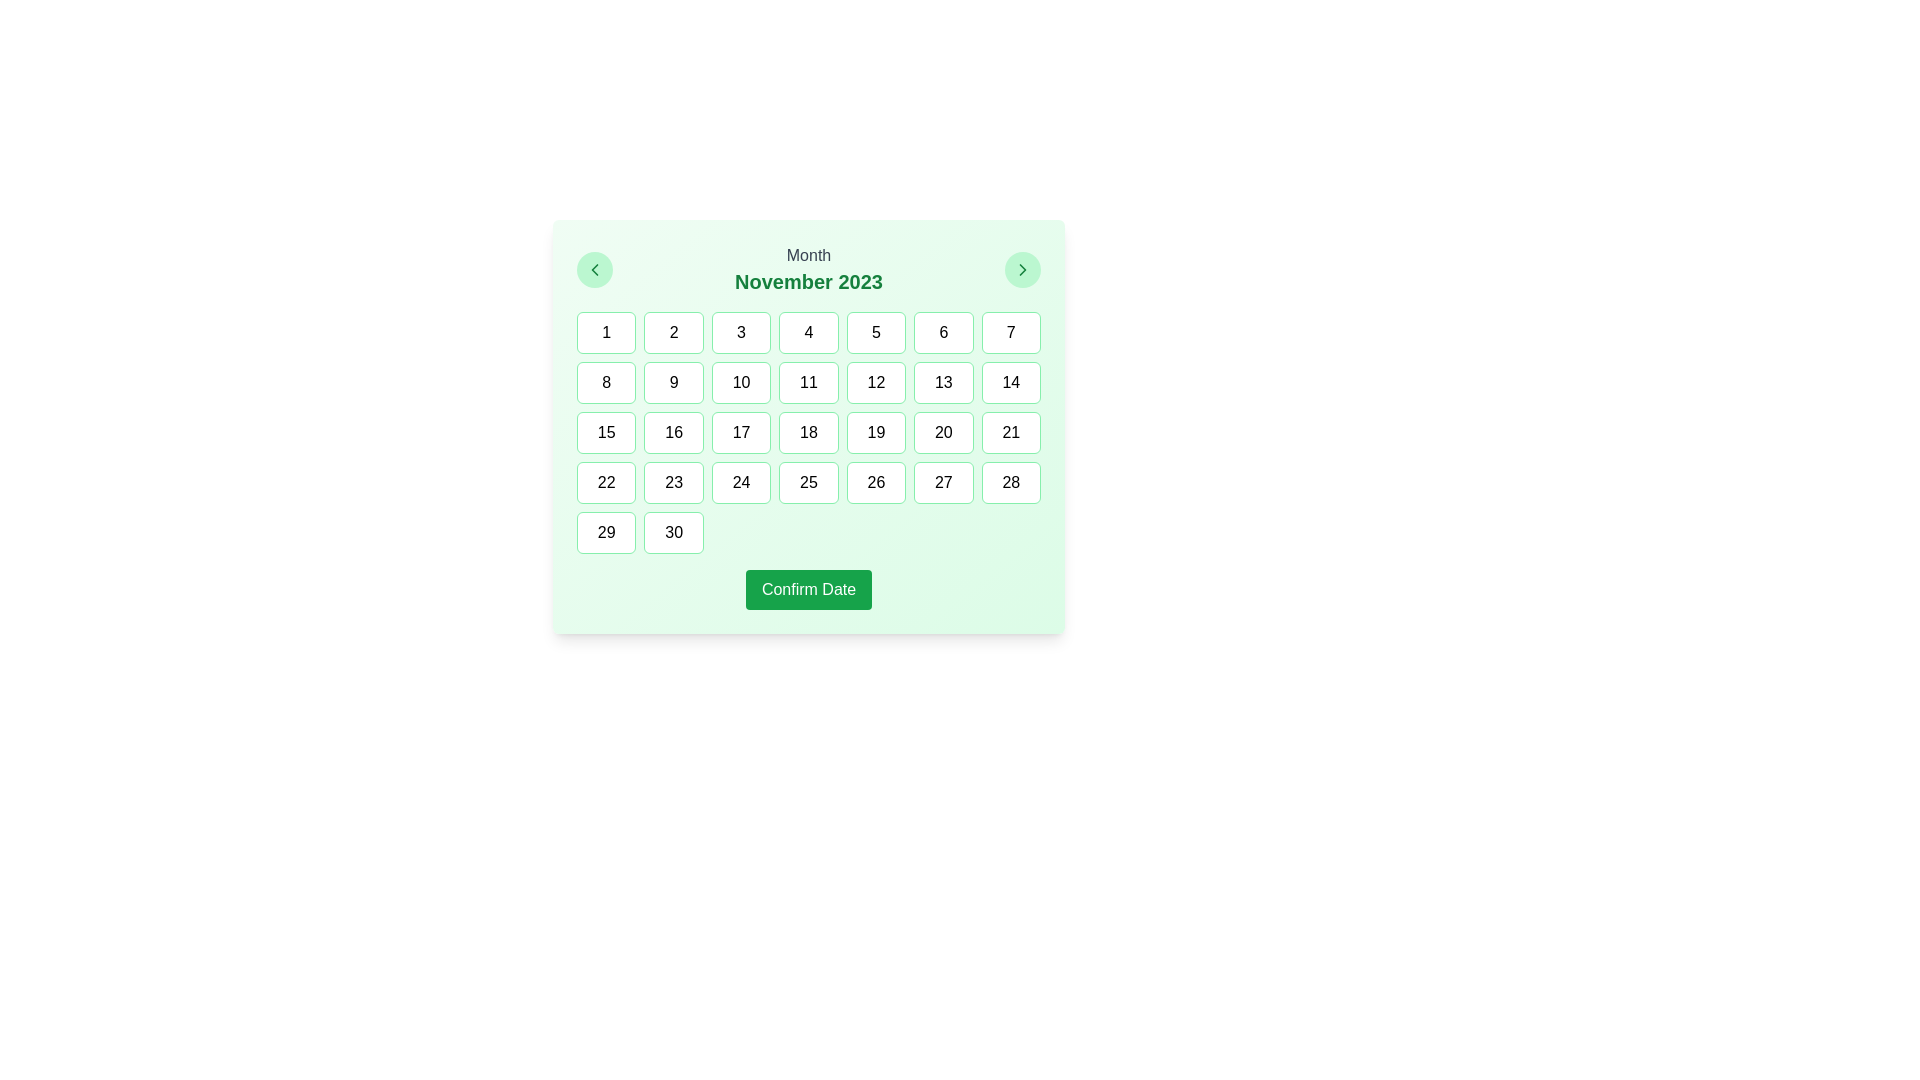  I want to click on the button labeled '12' which is a rectangular UI component with rounded corners, white background, and green border, so click(876, 382).